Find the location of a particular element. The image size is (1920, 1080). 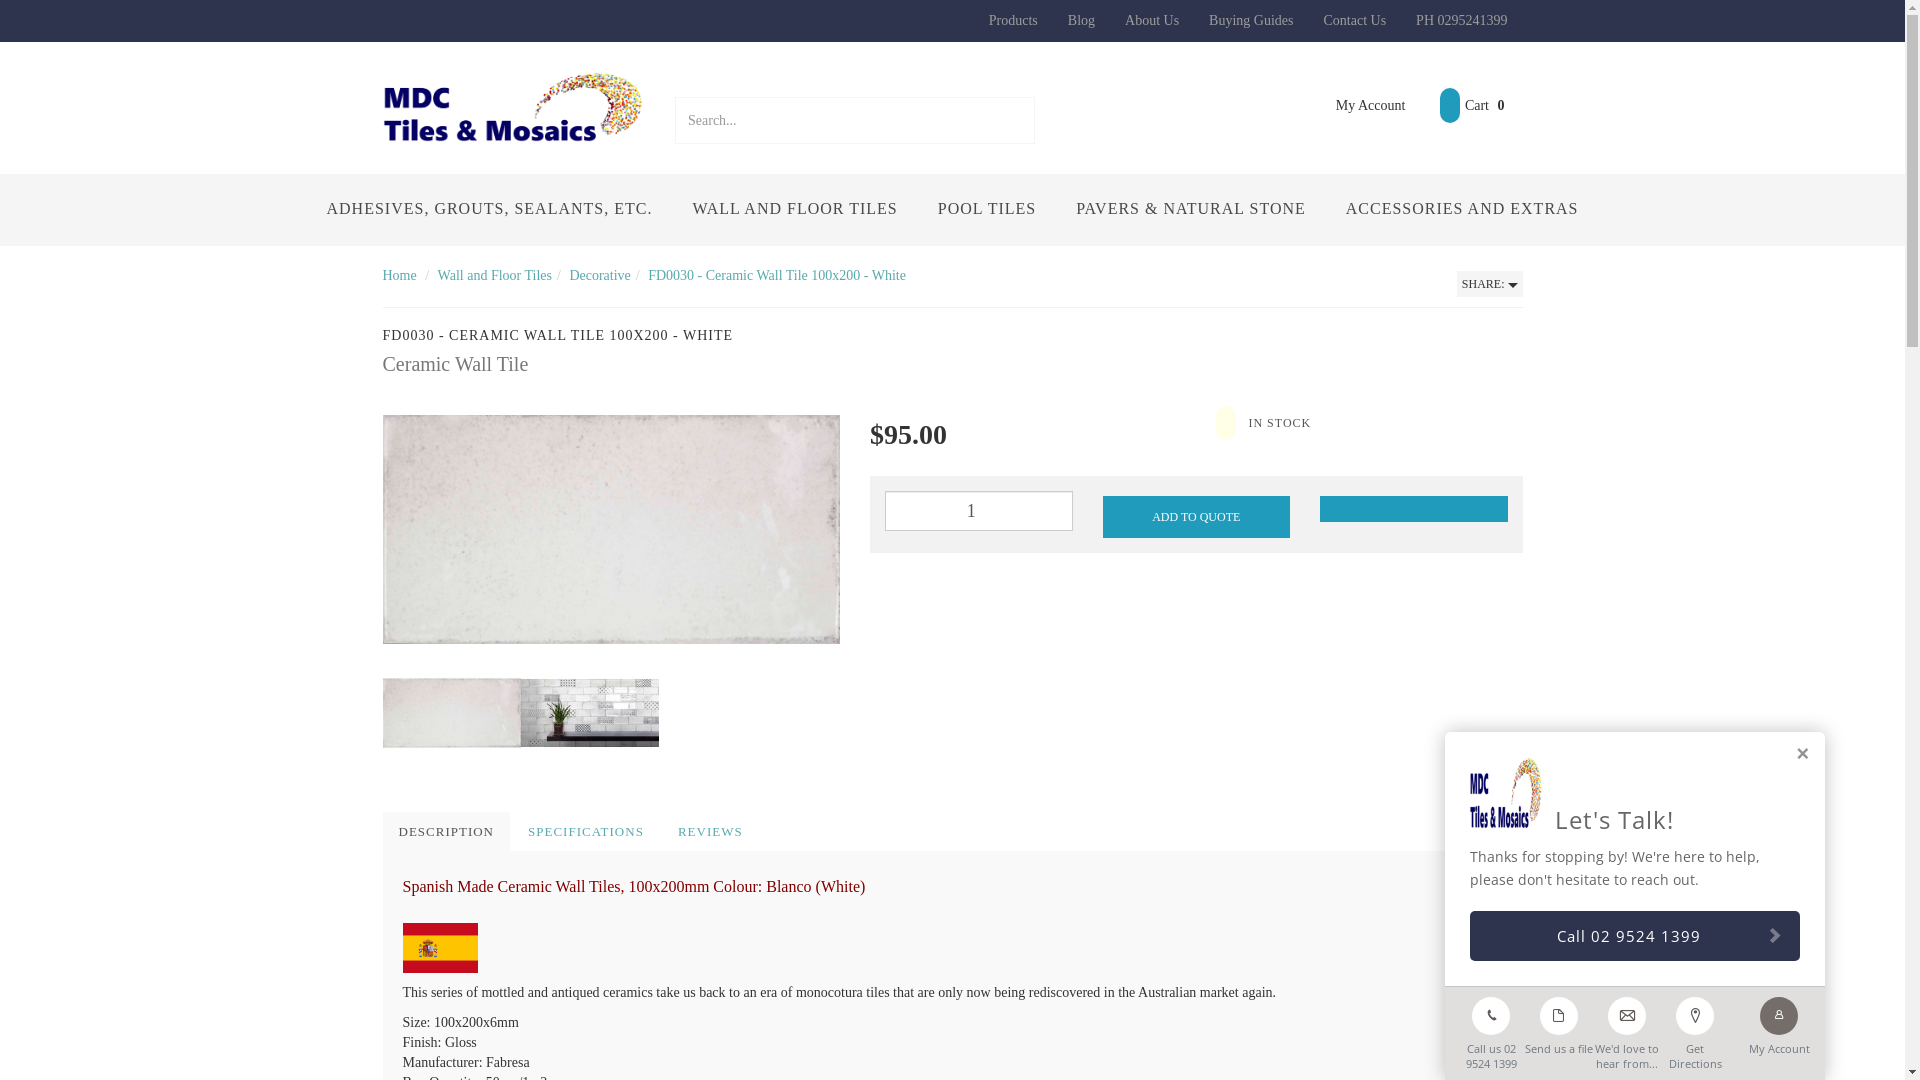

'MDC Tiles & Mosaics' is located at coordinates (513, 105).